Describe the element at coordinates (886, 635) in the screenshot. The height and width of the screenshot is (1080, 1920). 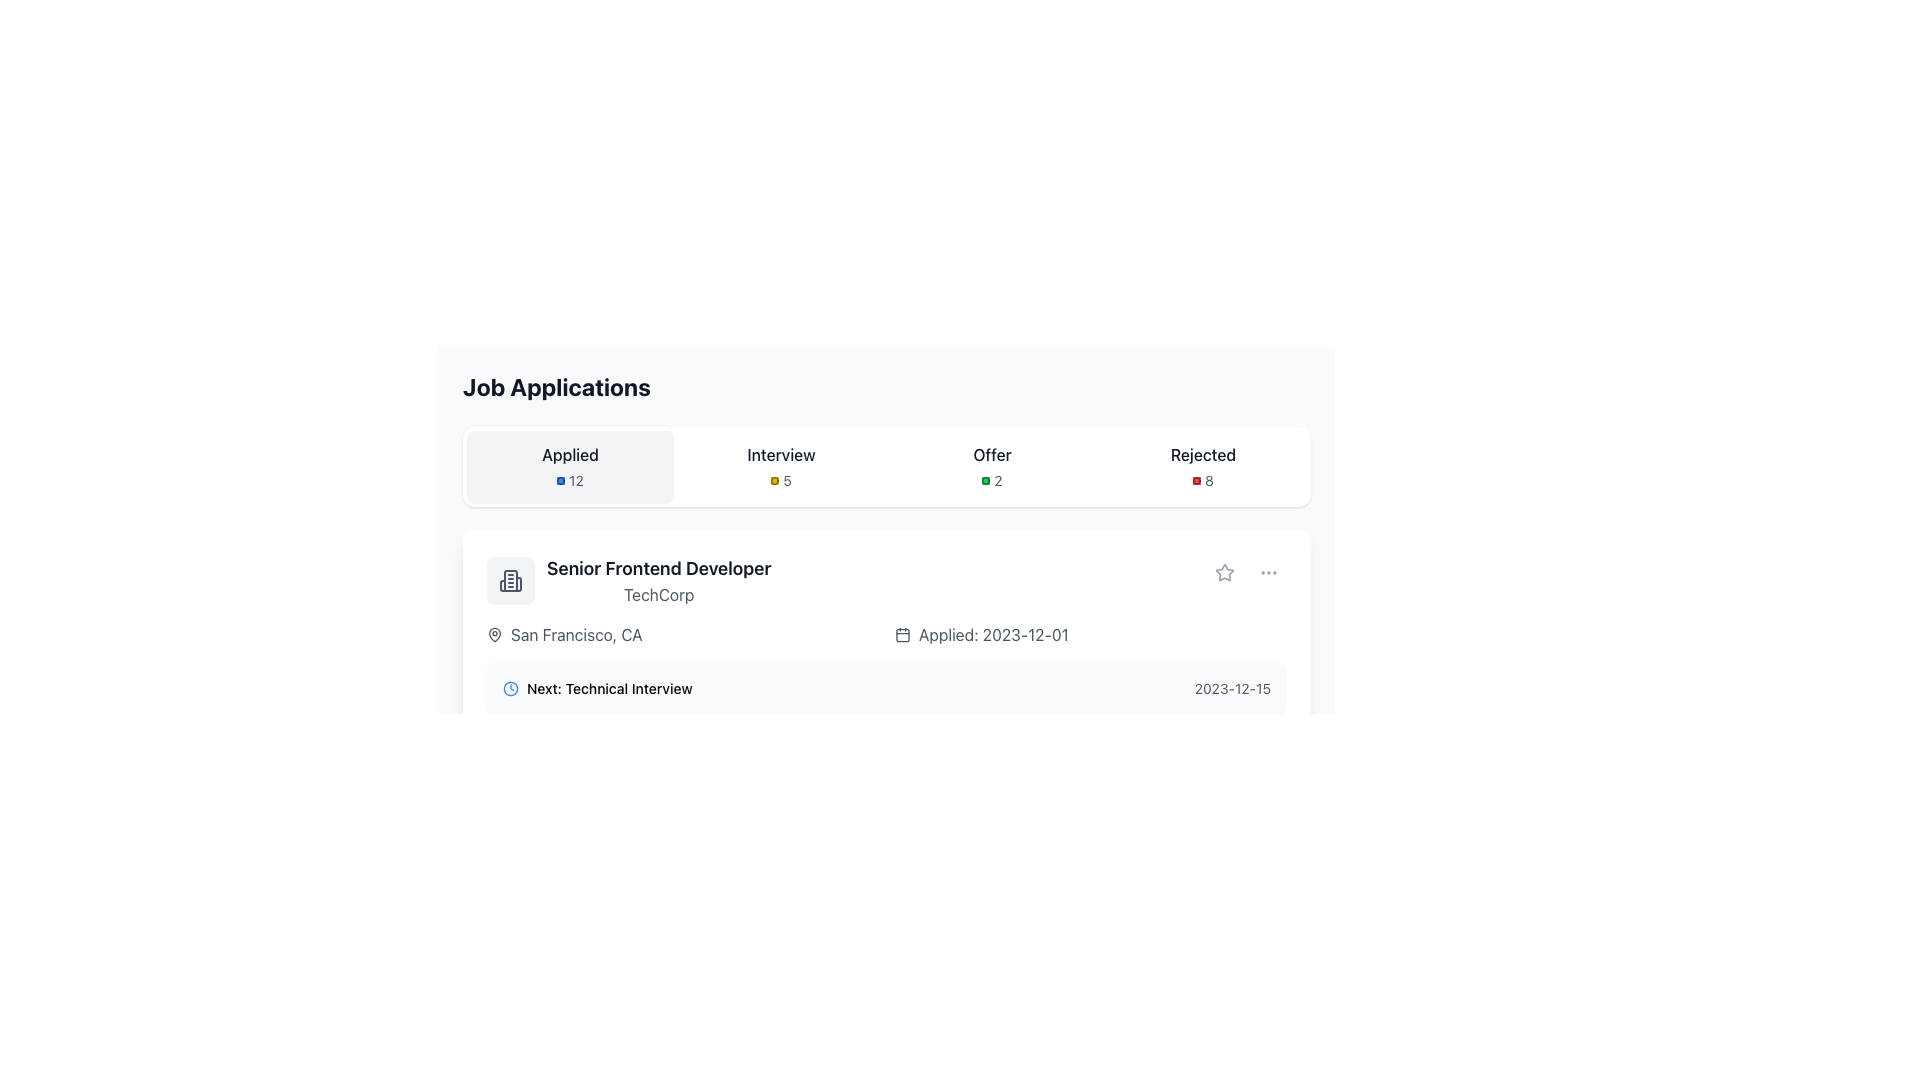
I see `job application details displayed in the informational section below the job title 'Senior Frontend Developer' at 'TechCorp', which includes the location 'San Francisco, CA' and the application date 'Applied: 2023-12-01'` at that location.